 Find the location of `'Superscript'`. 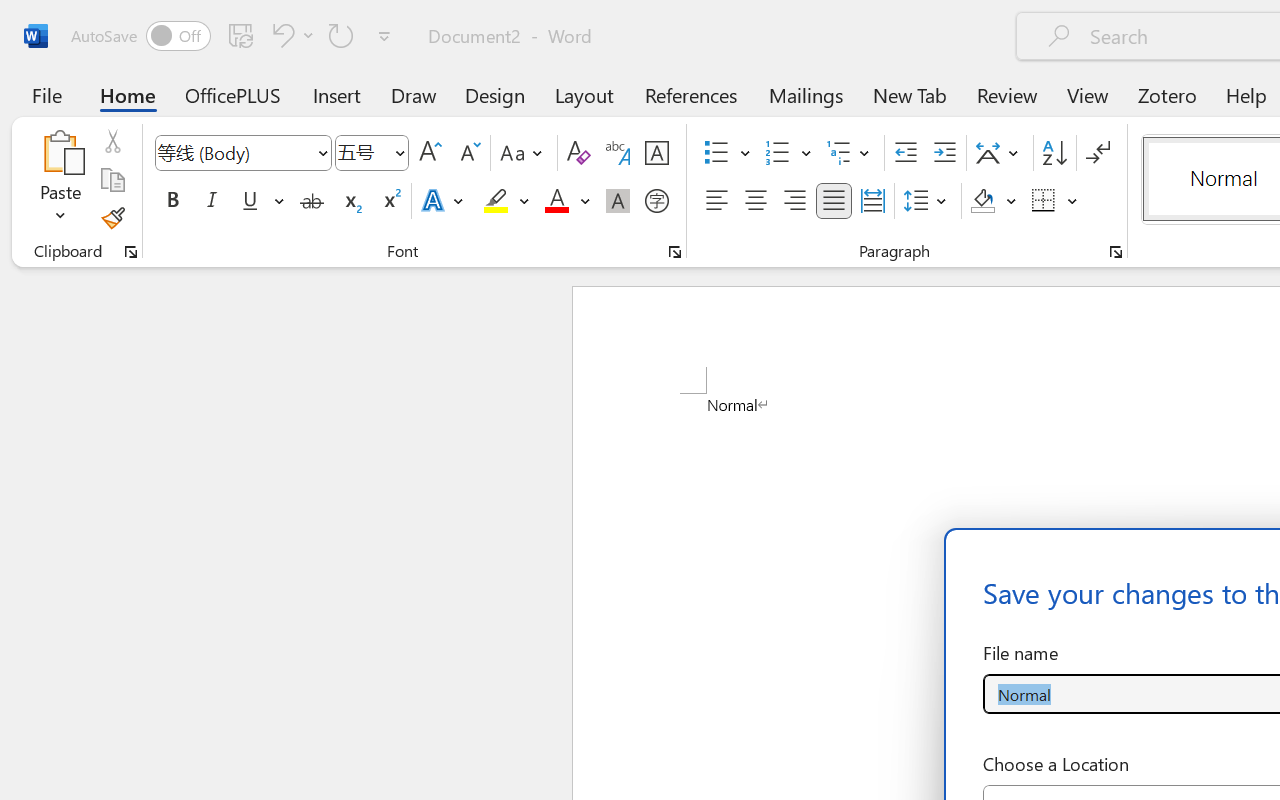

'Superscript' is located at coordinates (390, 201).